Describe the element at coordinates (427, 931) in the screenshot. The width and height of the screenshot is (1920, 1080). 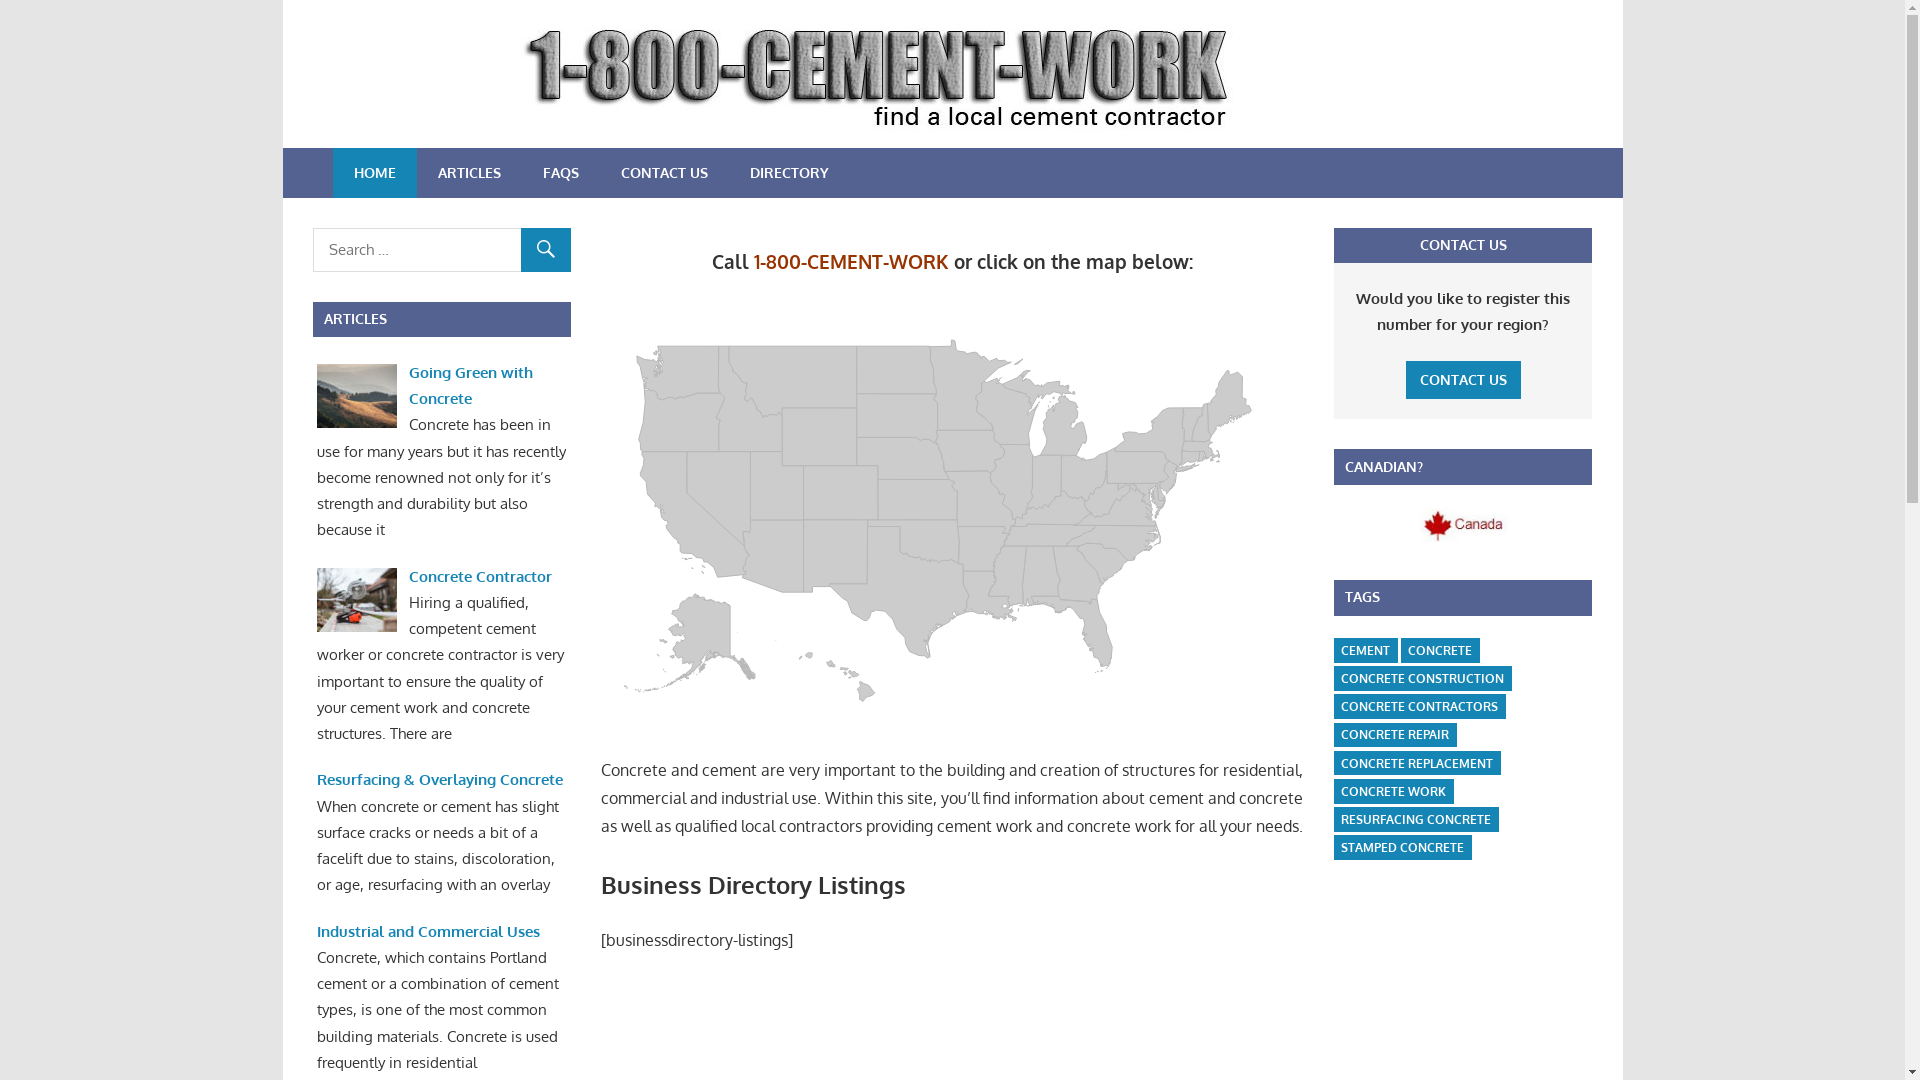
I see `'Industrial and Commercial Uses'` at that location.